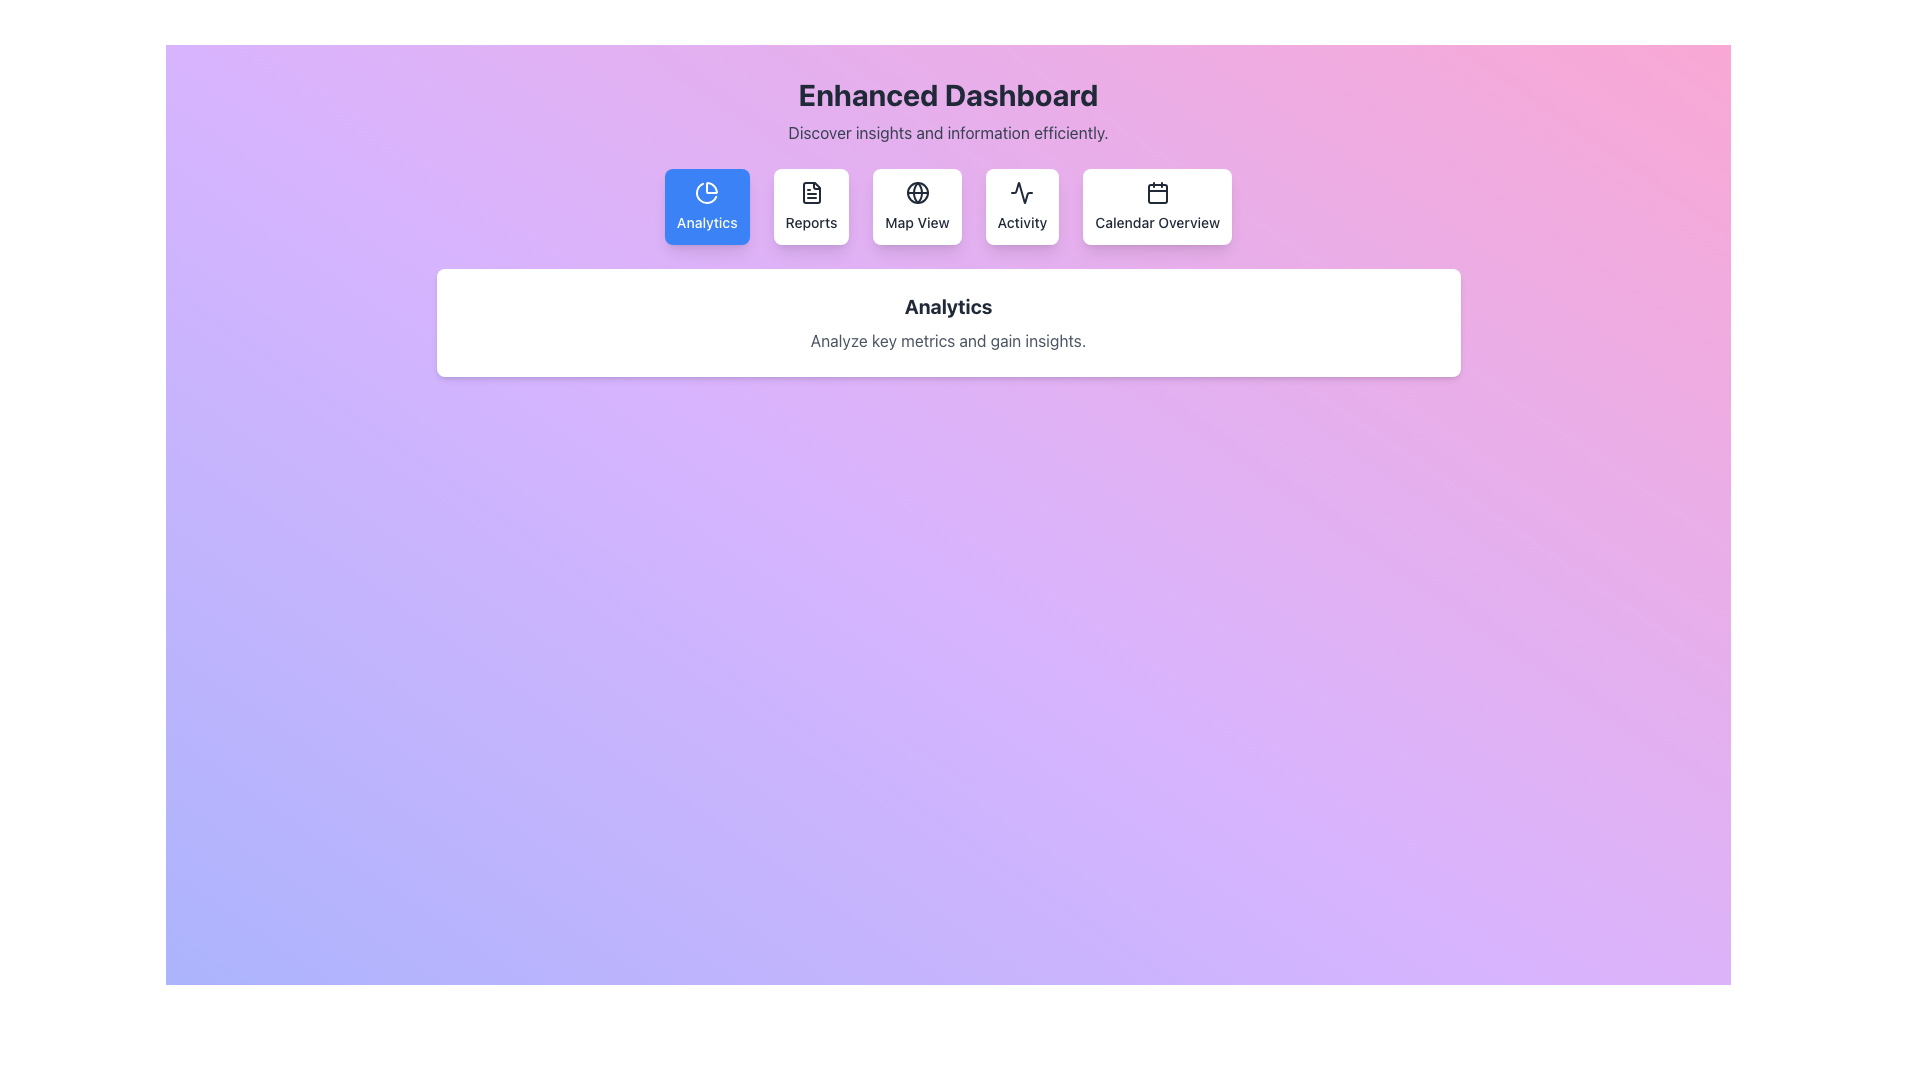  Describe the element at coordinates (1022, 223) in the screenshot. I see `'Activity' text label located in the third card of the top row, positioned below the icon symbol` at that location.